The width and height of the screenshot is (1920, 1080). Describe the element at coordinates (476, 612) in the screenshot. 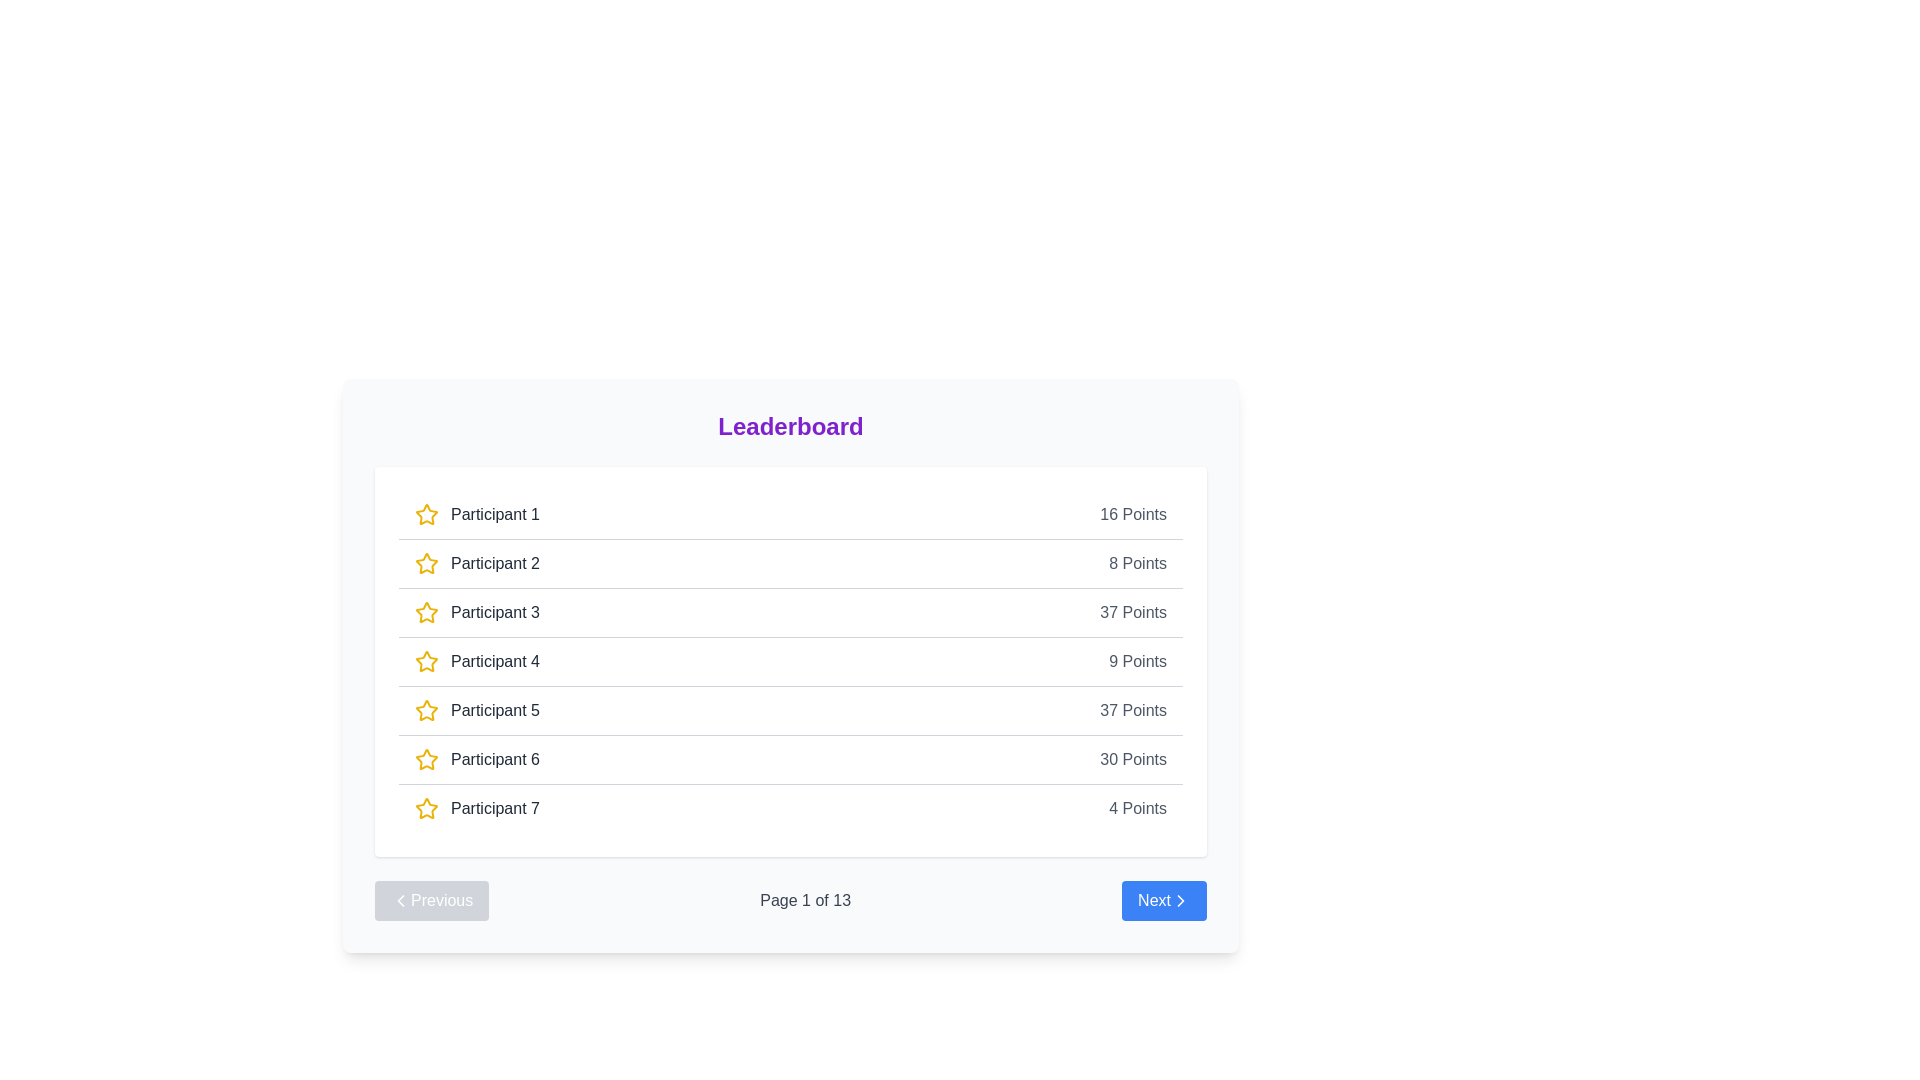

I see `text of the Text Label element displaying 'Participant 3', which is located in the third row of the leaderboard table, positioned between a yellow star icon and another element showing '37 Points'` at that location.